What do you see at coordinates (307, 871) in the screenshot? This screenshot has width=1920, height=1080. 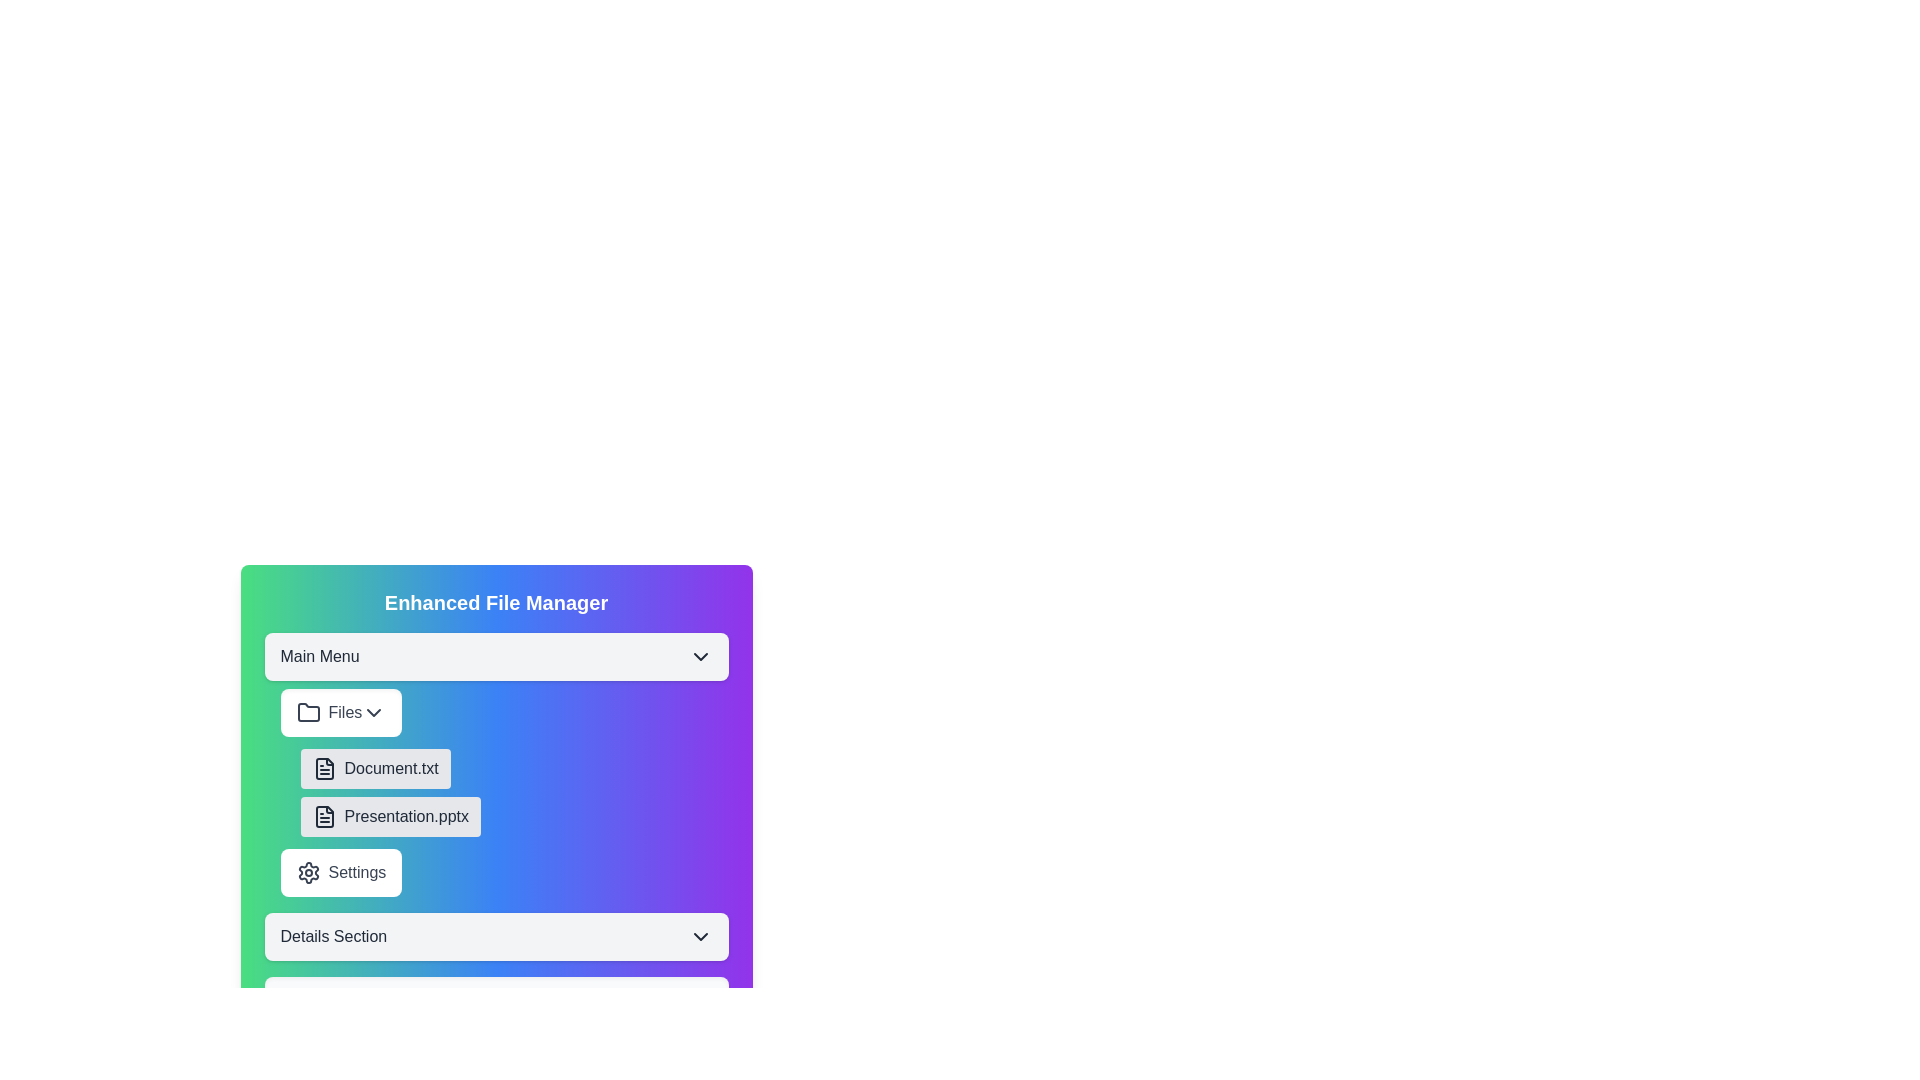 I see `the settings icon located beneath the 'Files' folder icon and above the 'Details Section' dropdown` at bounding box center [307, 871].